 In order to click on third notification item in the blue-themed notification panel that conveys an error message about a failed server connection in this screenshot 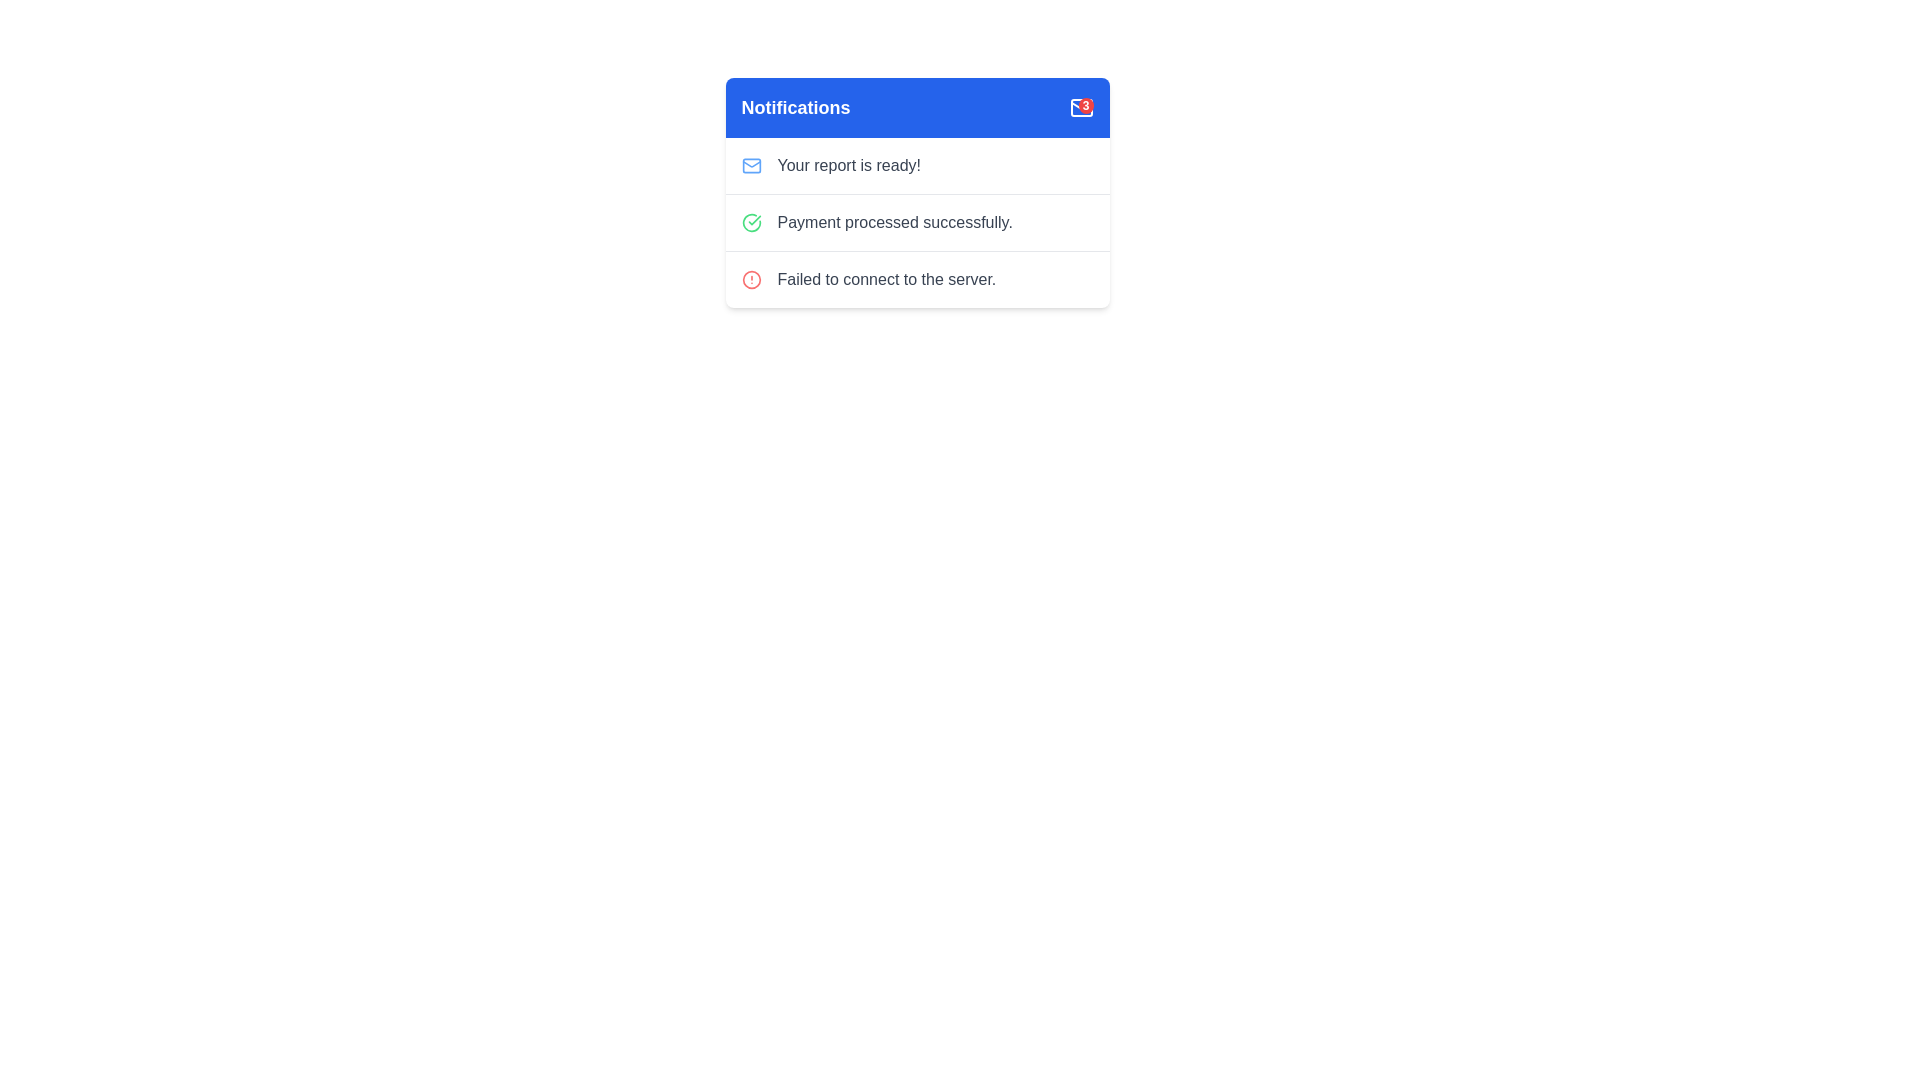, I will do `click(916, 279)`.